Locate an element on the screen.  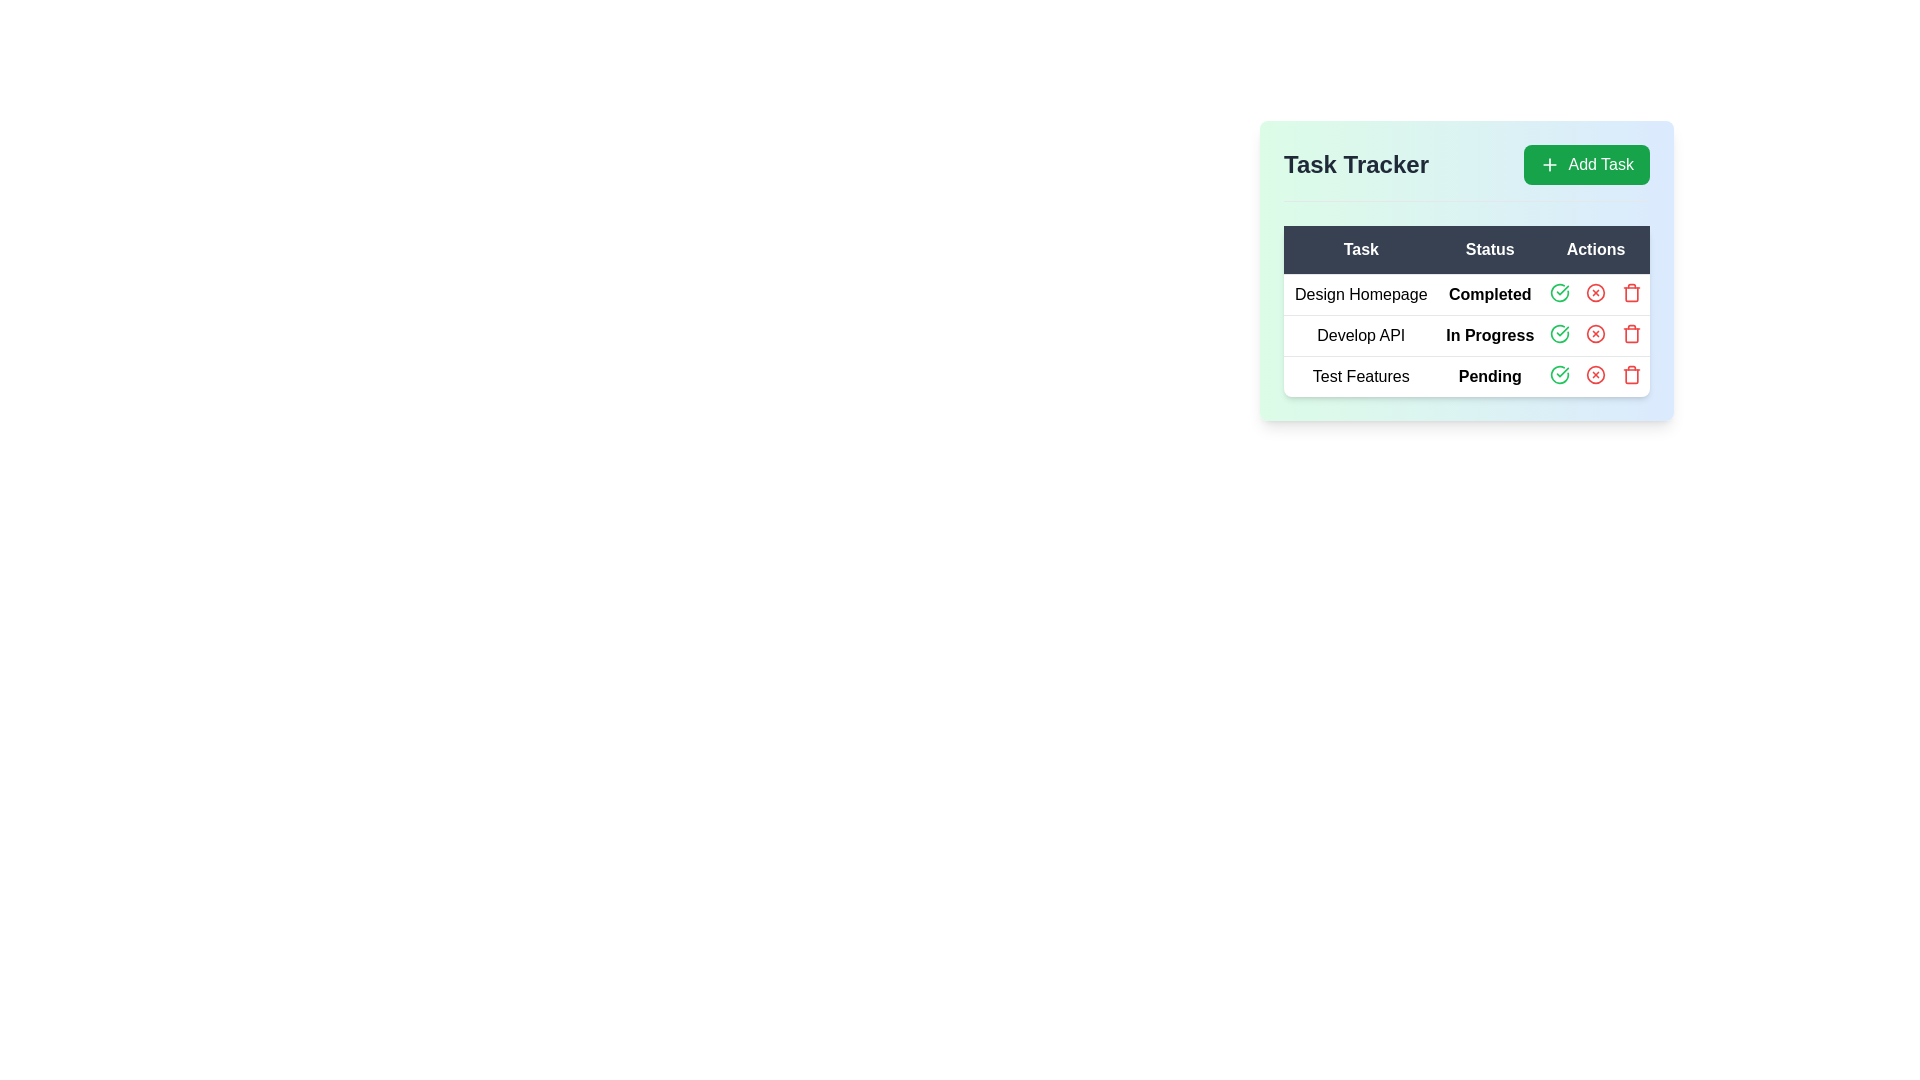
the second icon from the left in the 'Actions' column of the first row of the task table, which is used to undo a completed task for 'Design Homepage' is located at coordinates (1595, 293).